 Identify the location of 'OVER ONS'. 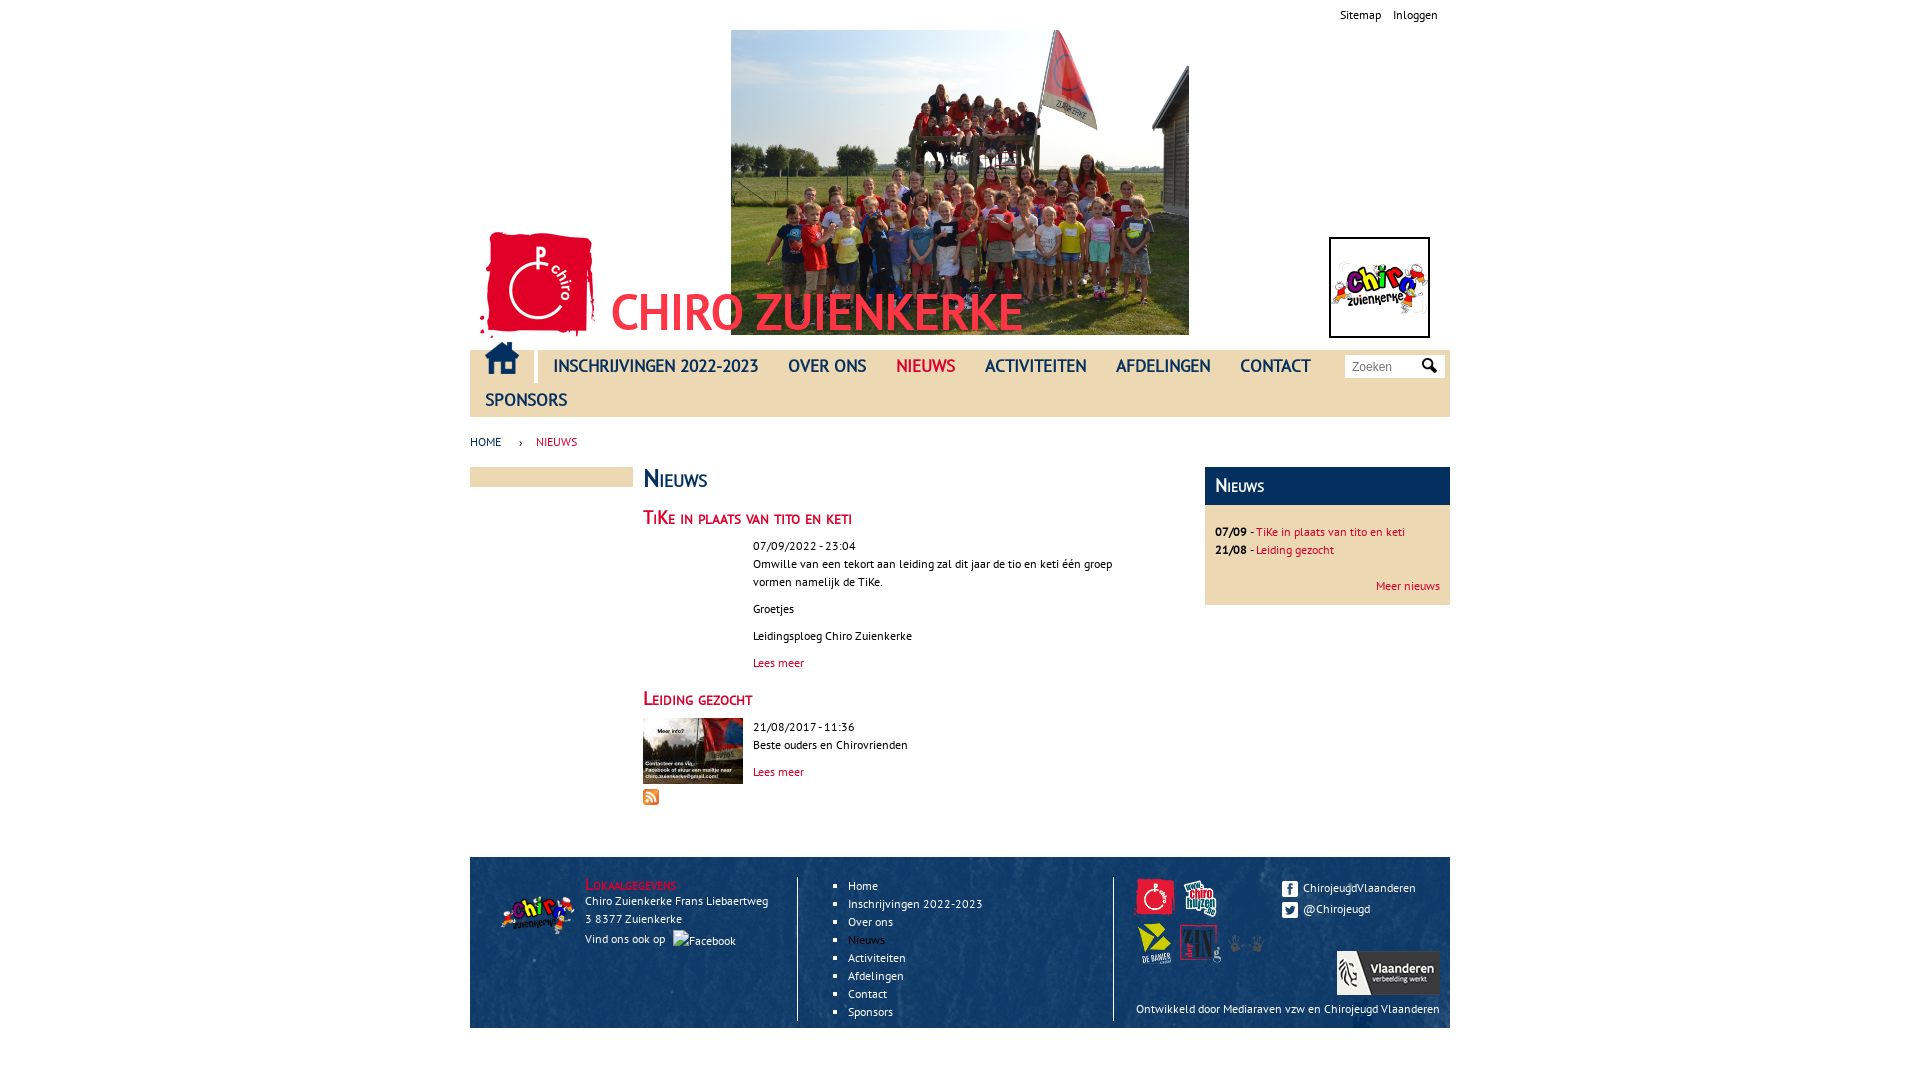
(826, 366).